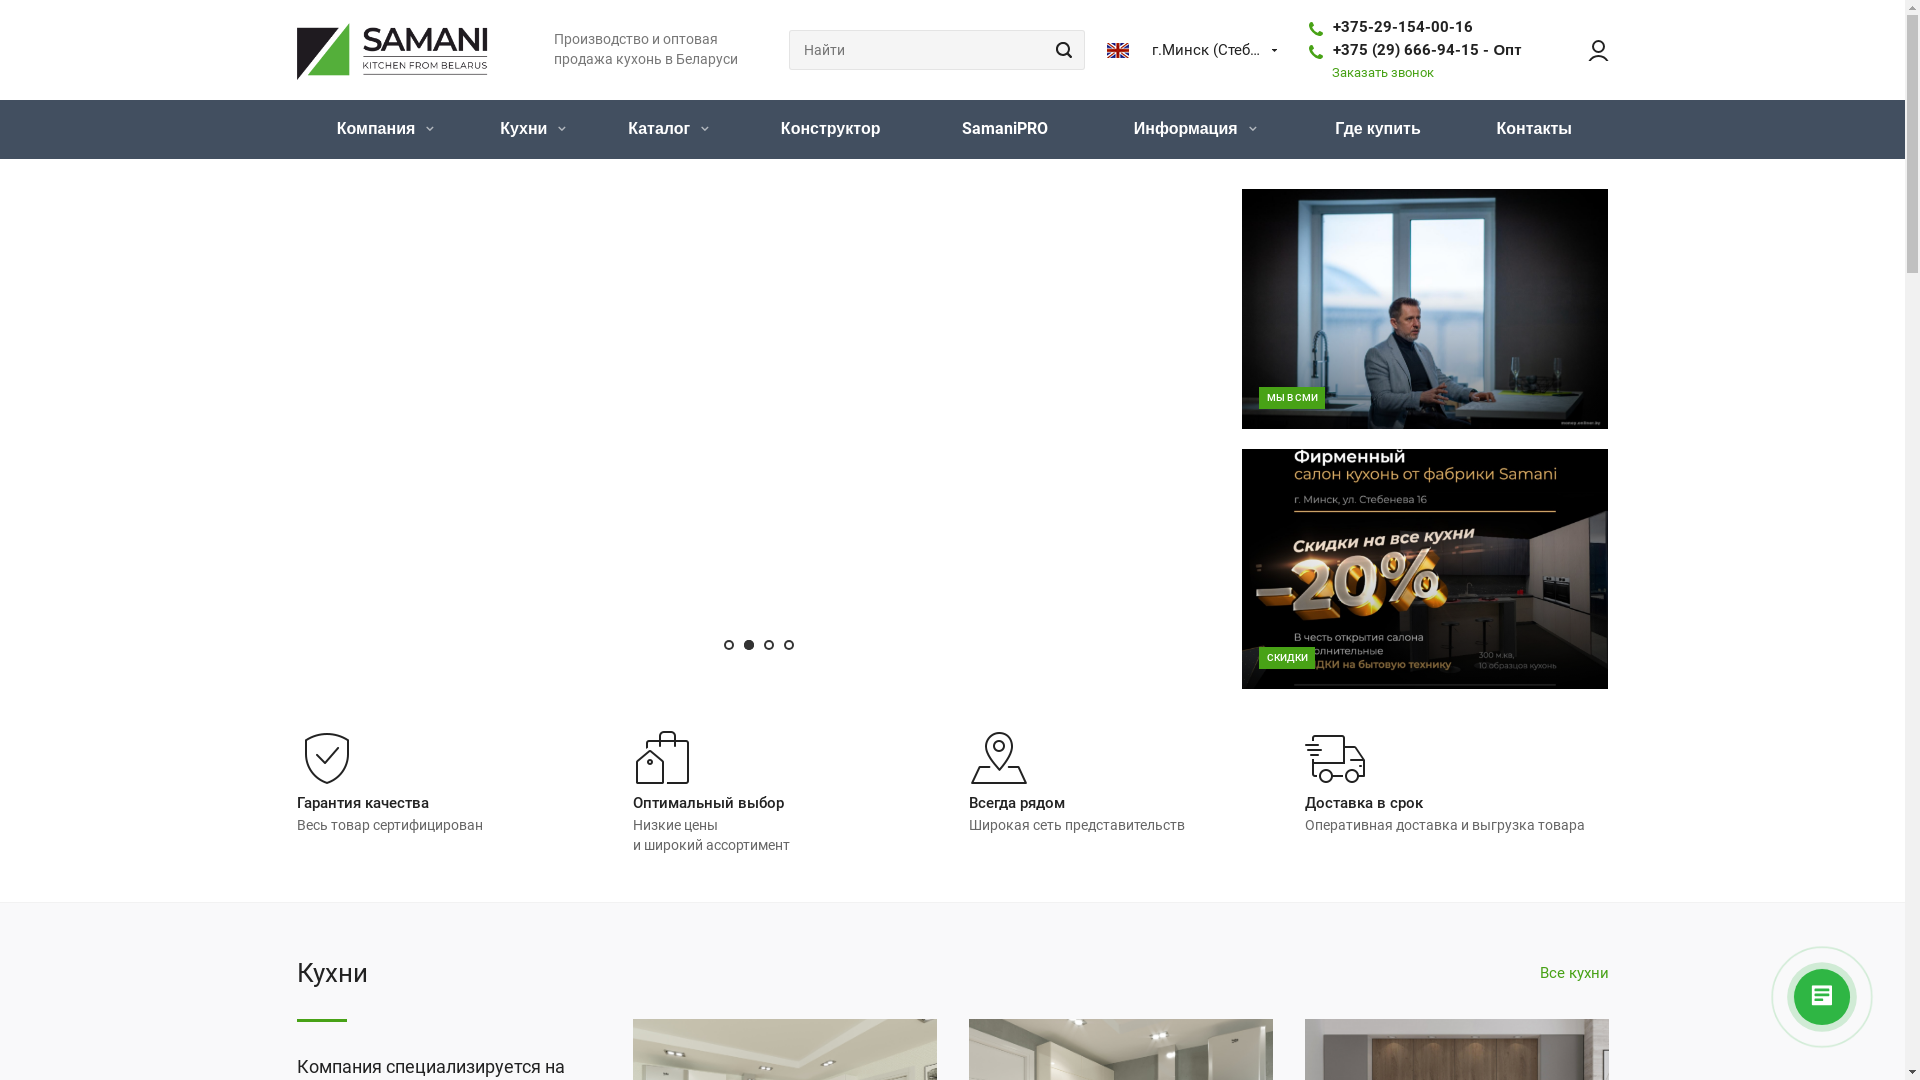 This screenshot has width=1920, height=1080. Describe the element at coordinates (1401, 27) in the screenshot. I see `'+375-29-154-00-16'` at that location.